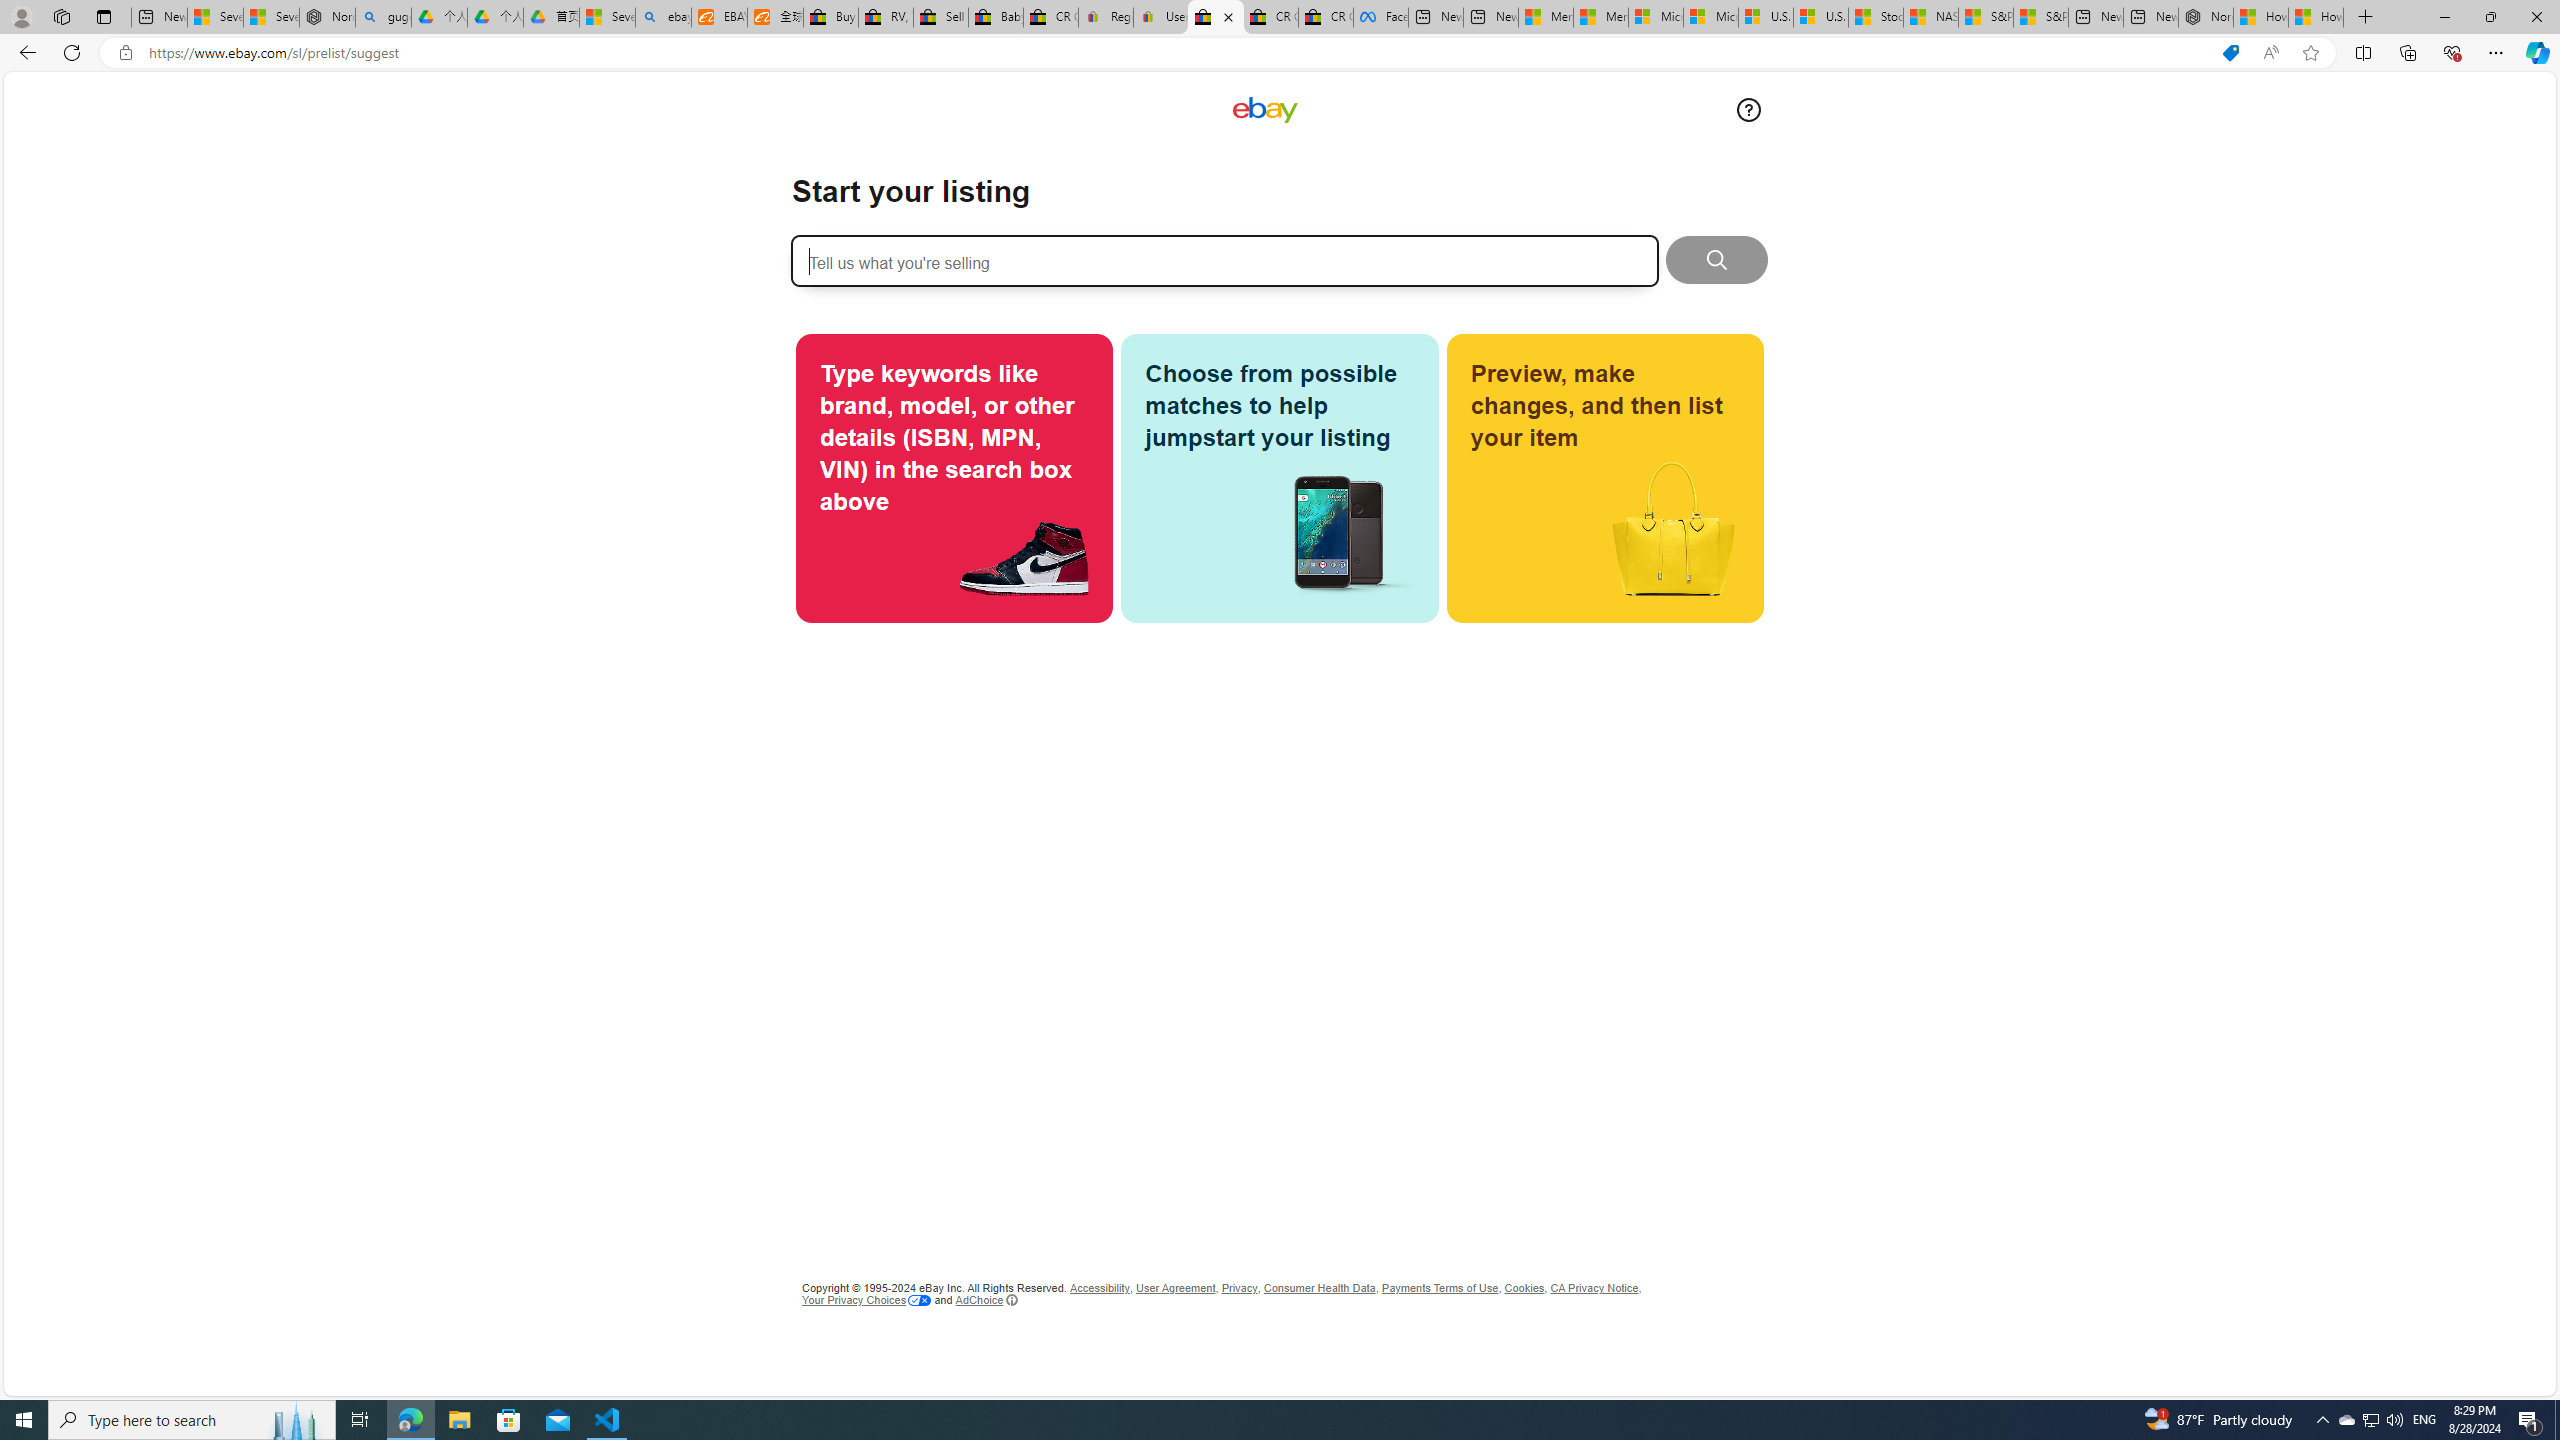  What do you see at coordinates (986, 1299) in the screenshot?
I see `'AdChoice'` at bounding box center [986, 1299].